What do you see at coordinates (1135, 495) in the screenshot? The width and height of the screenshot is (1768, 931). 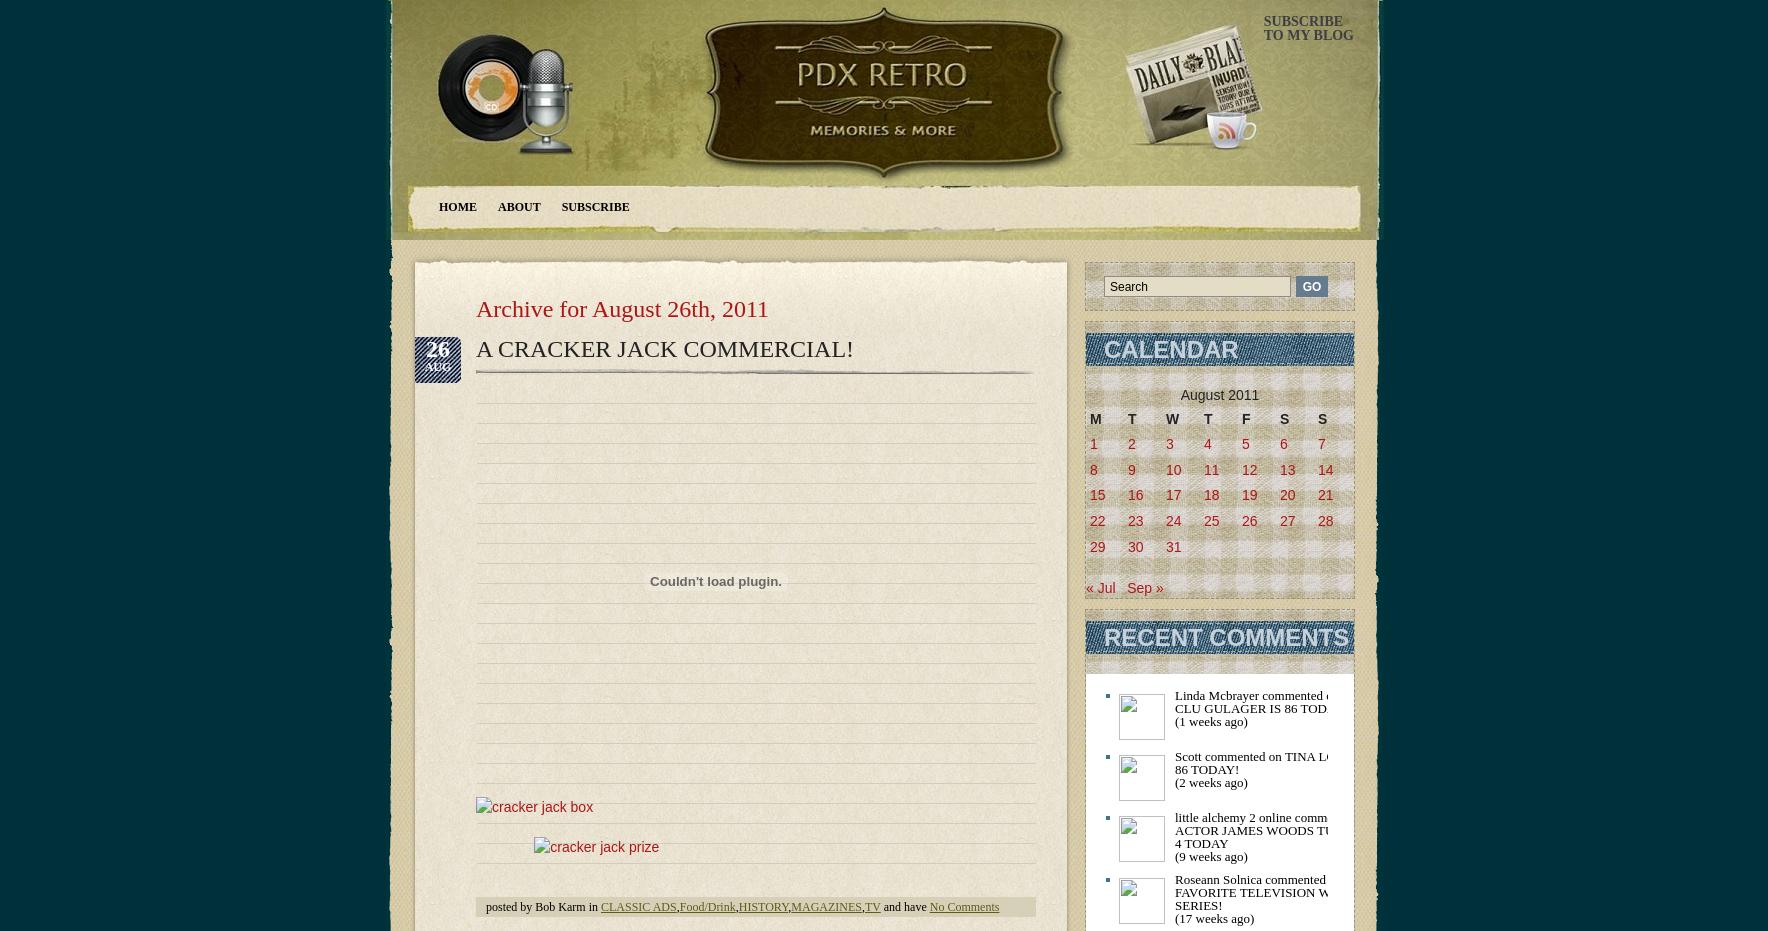 I see `'16'` at bounding box center [1135, 495].